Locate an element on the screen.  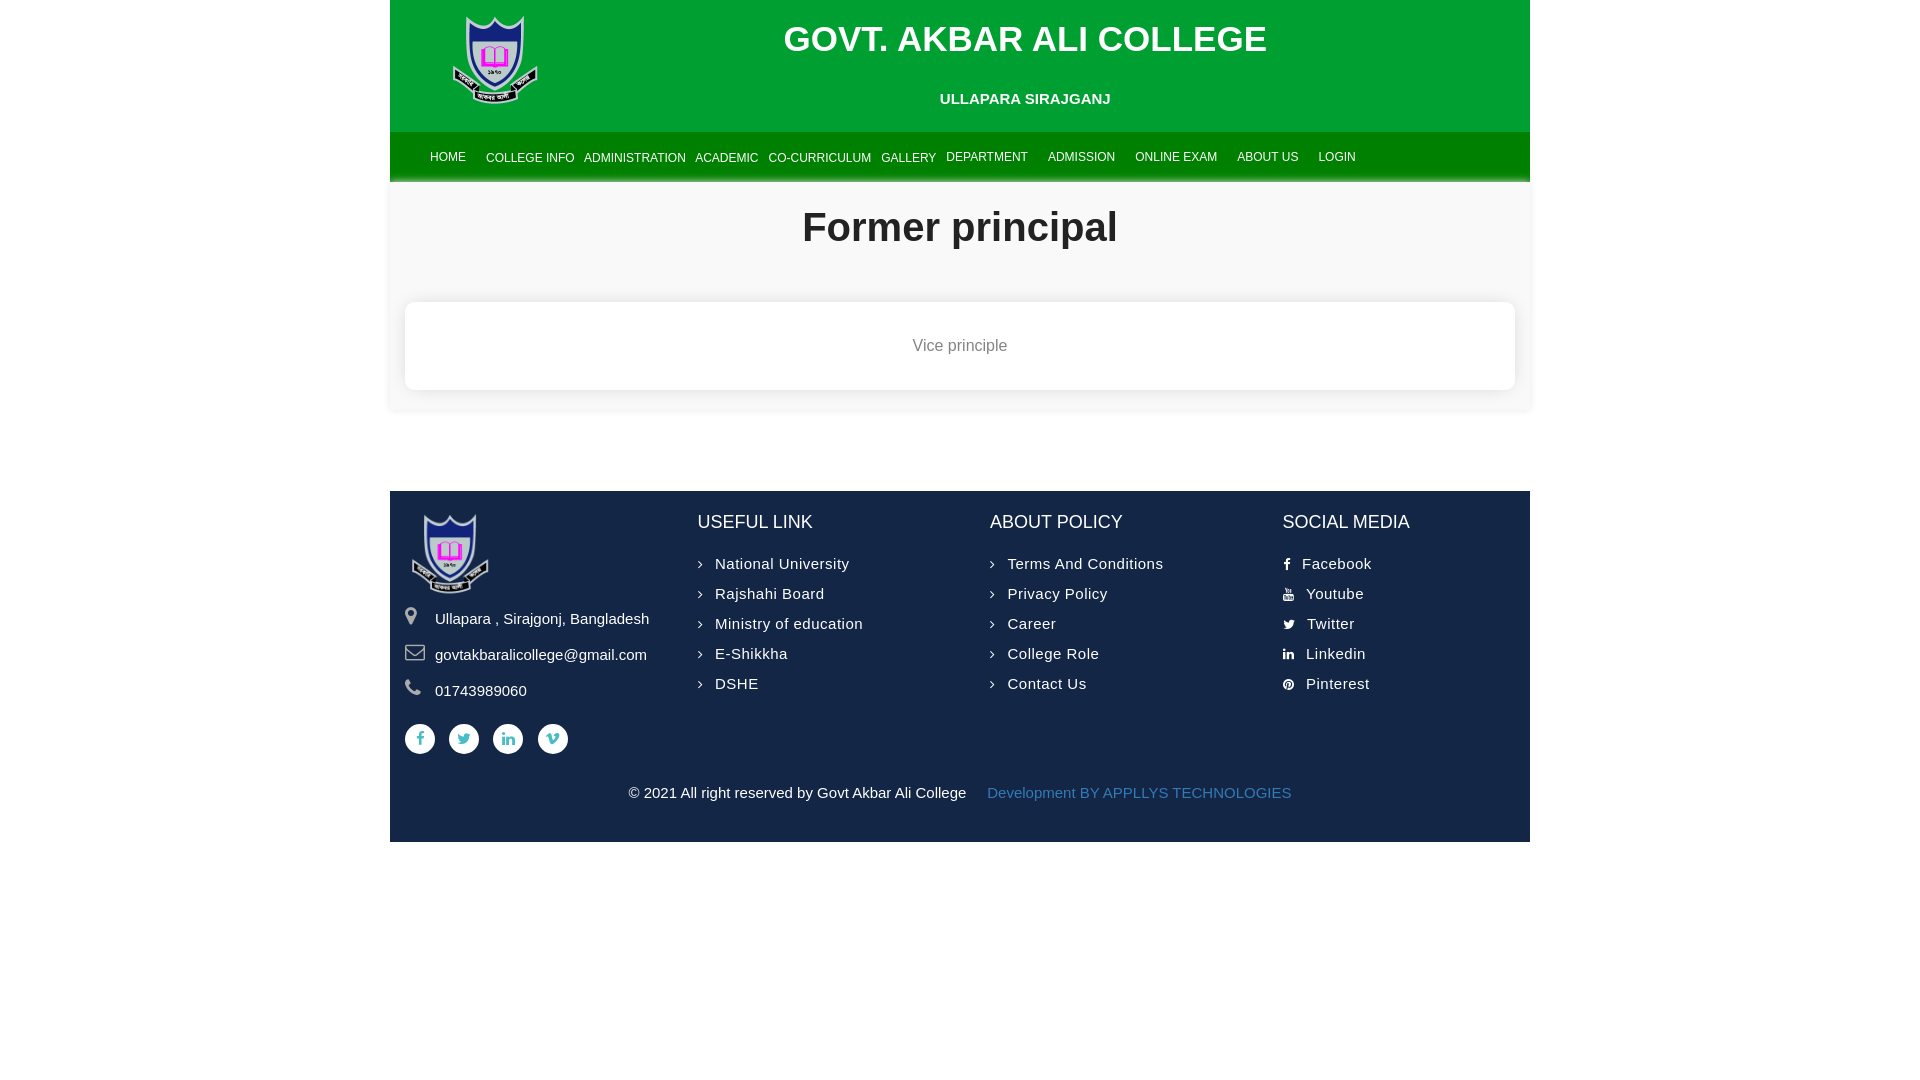
'   ACADEMIC' is located at coordinates (721, 156).